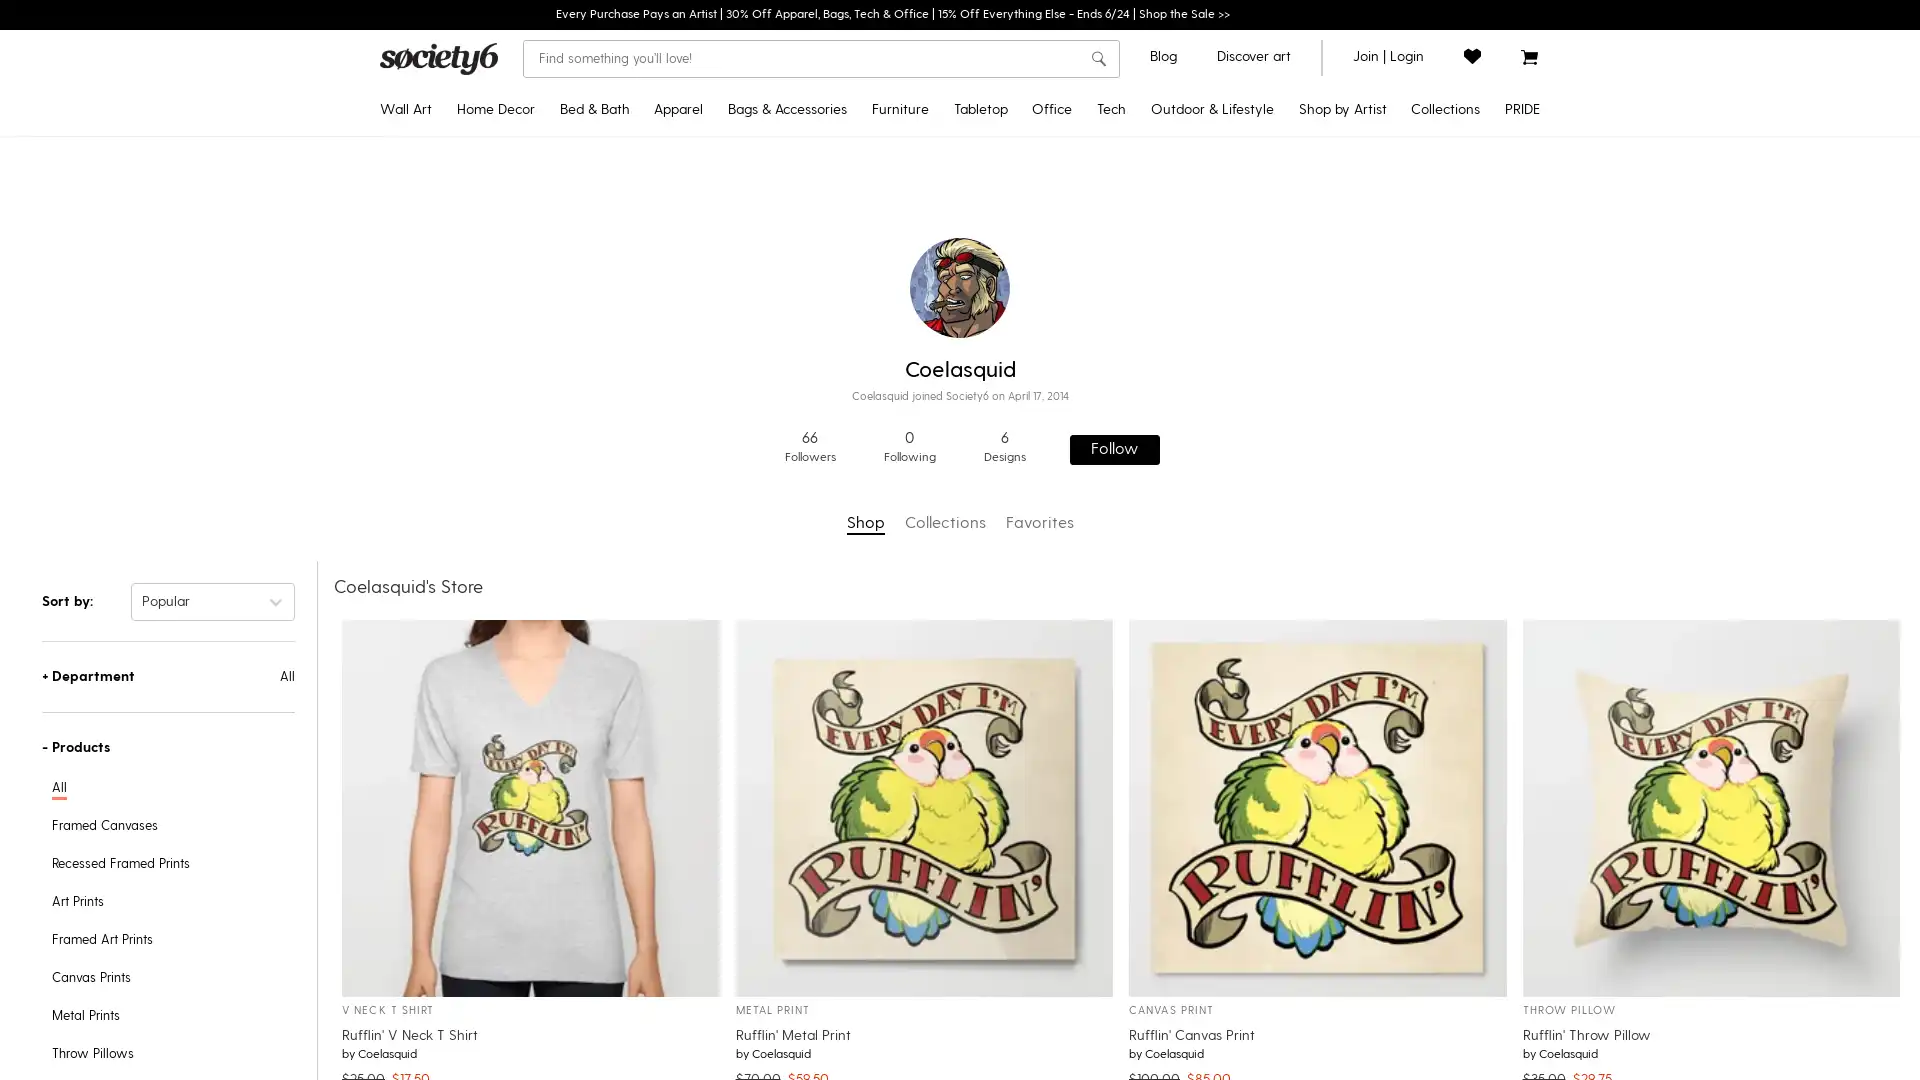  I want to click on Acrylic Boxes, so click(1101, 322).